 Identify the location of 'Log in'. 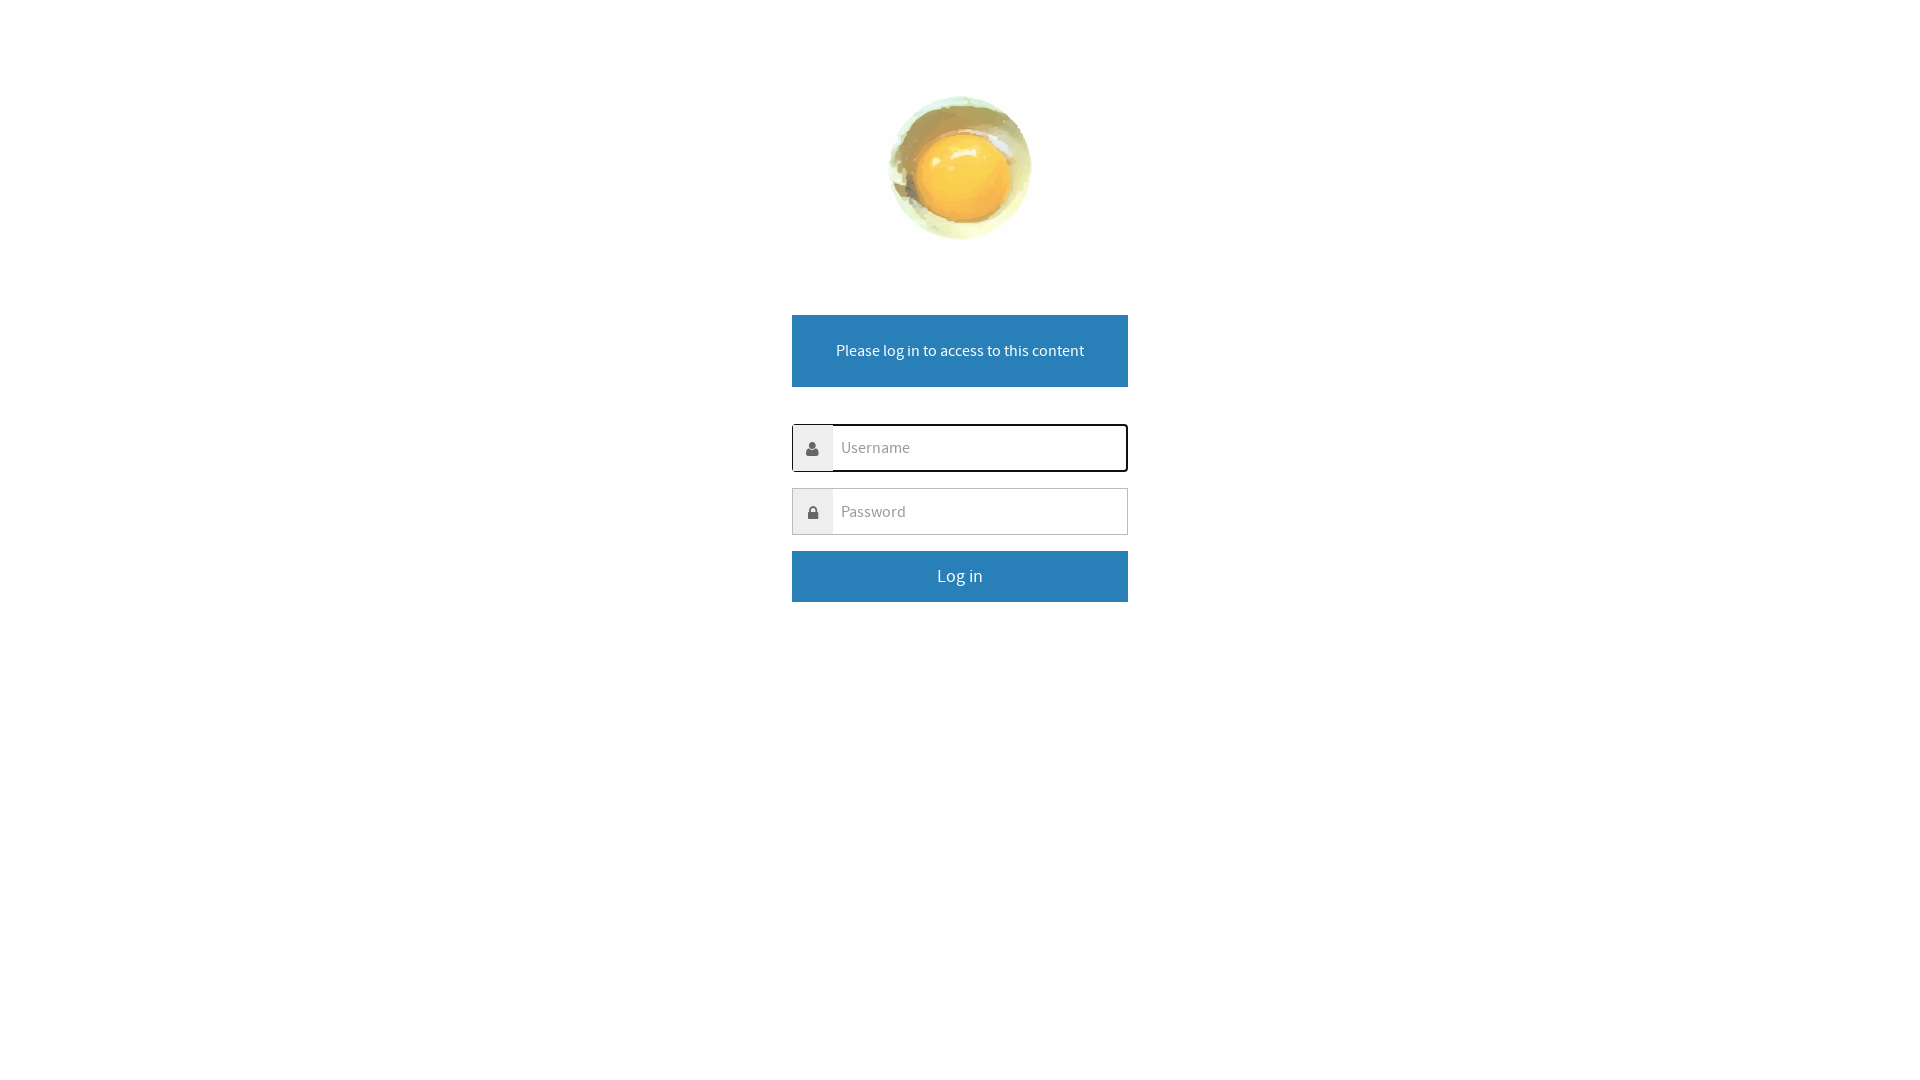
(960, 576).